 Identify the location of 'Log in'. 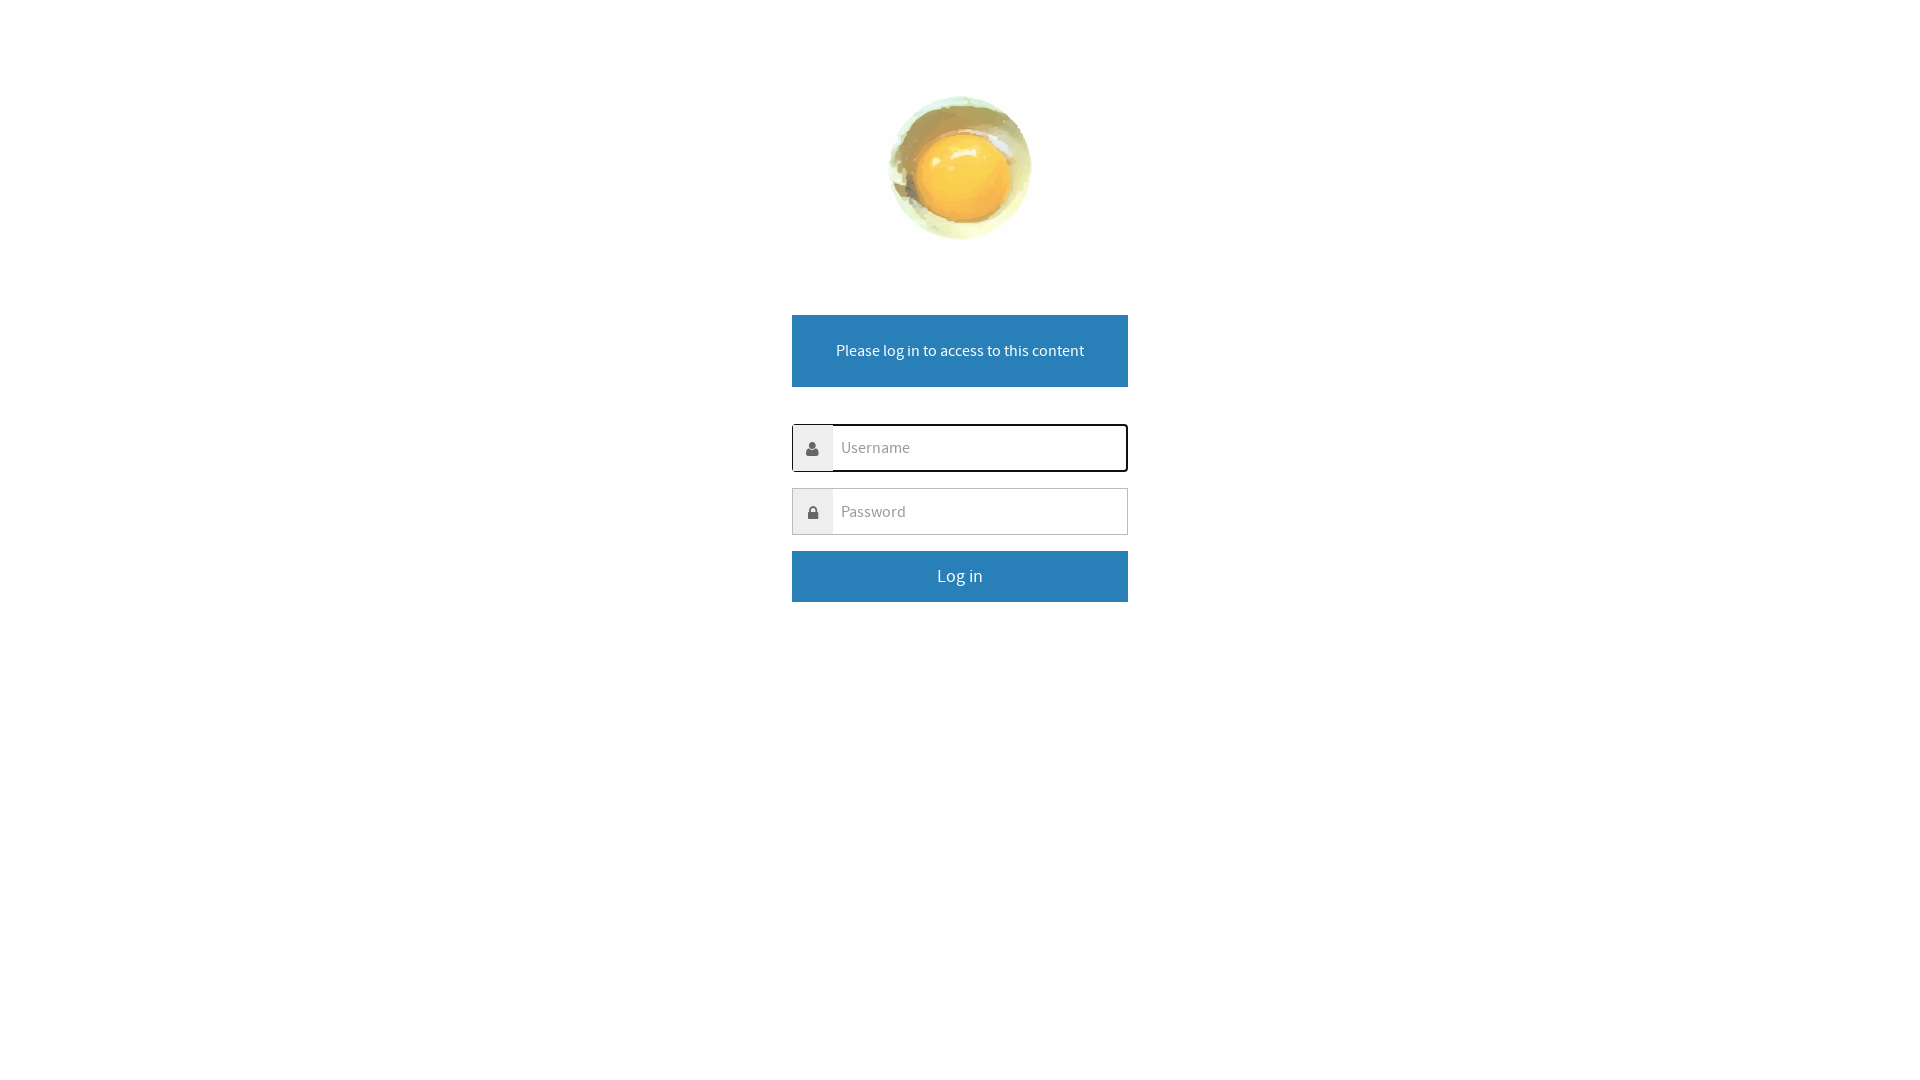
(960, 576).